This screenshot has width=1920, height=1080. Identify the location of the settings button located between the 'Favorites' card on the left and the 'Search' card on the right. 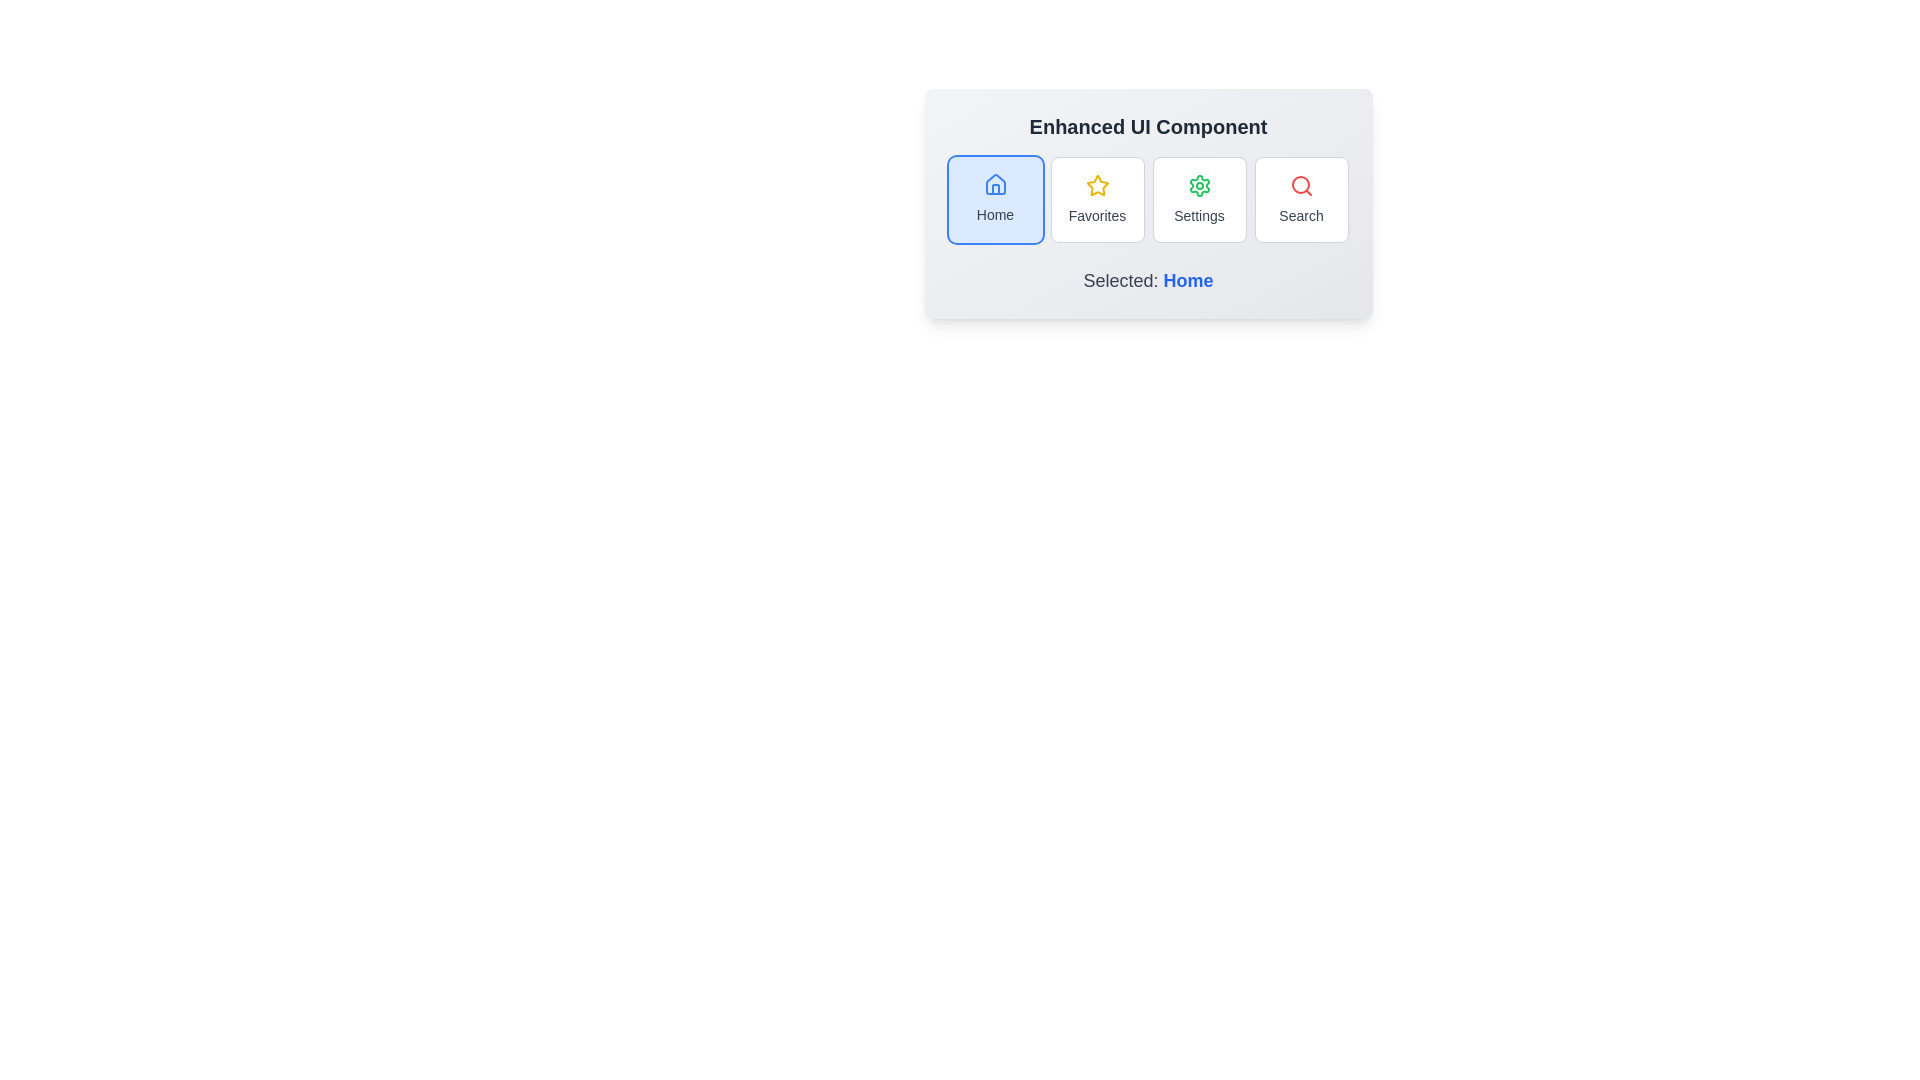
(1199, 200).